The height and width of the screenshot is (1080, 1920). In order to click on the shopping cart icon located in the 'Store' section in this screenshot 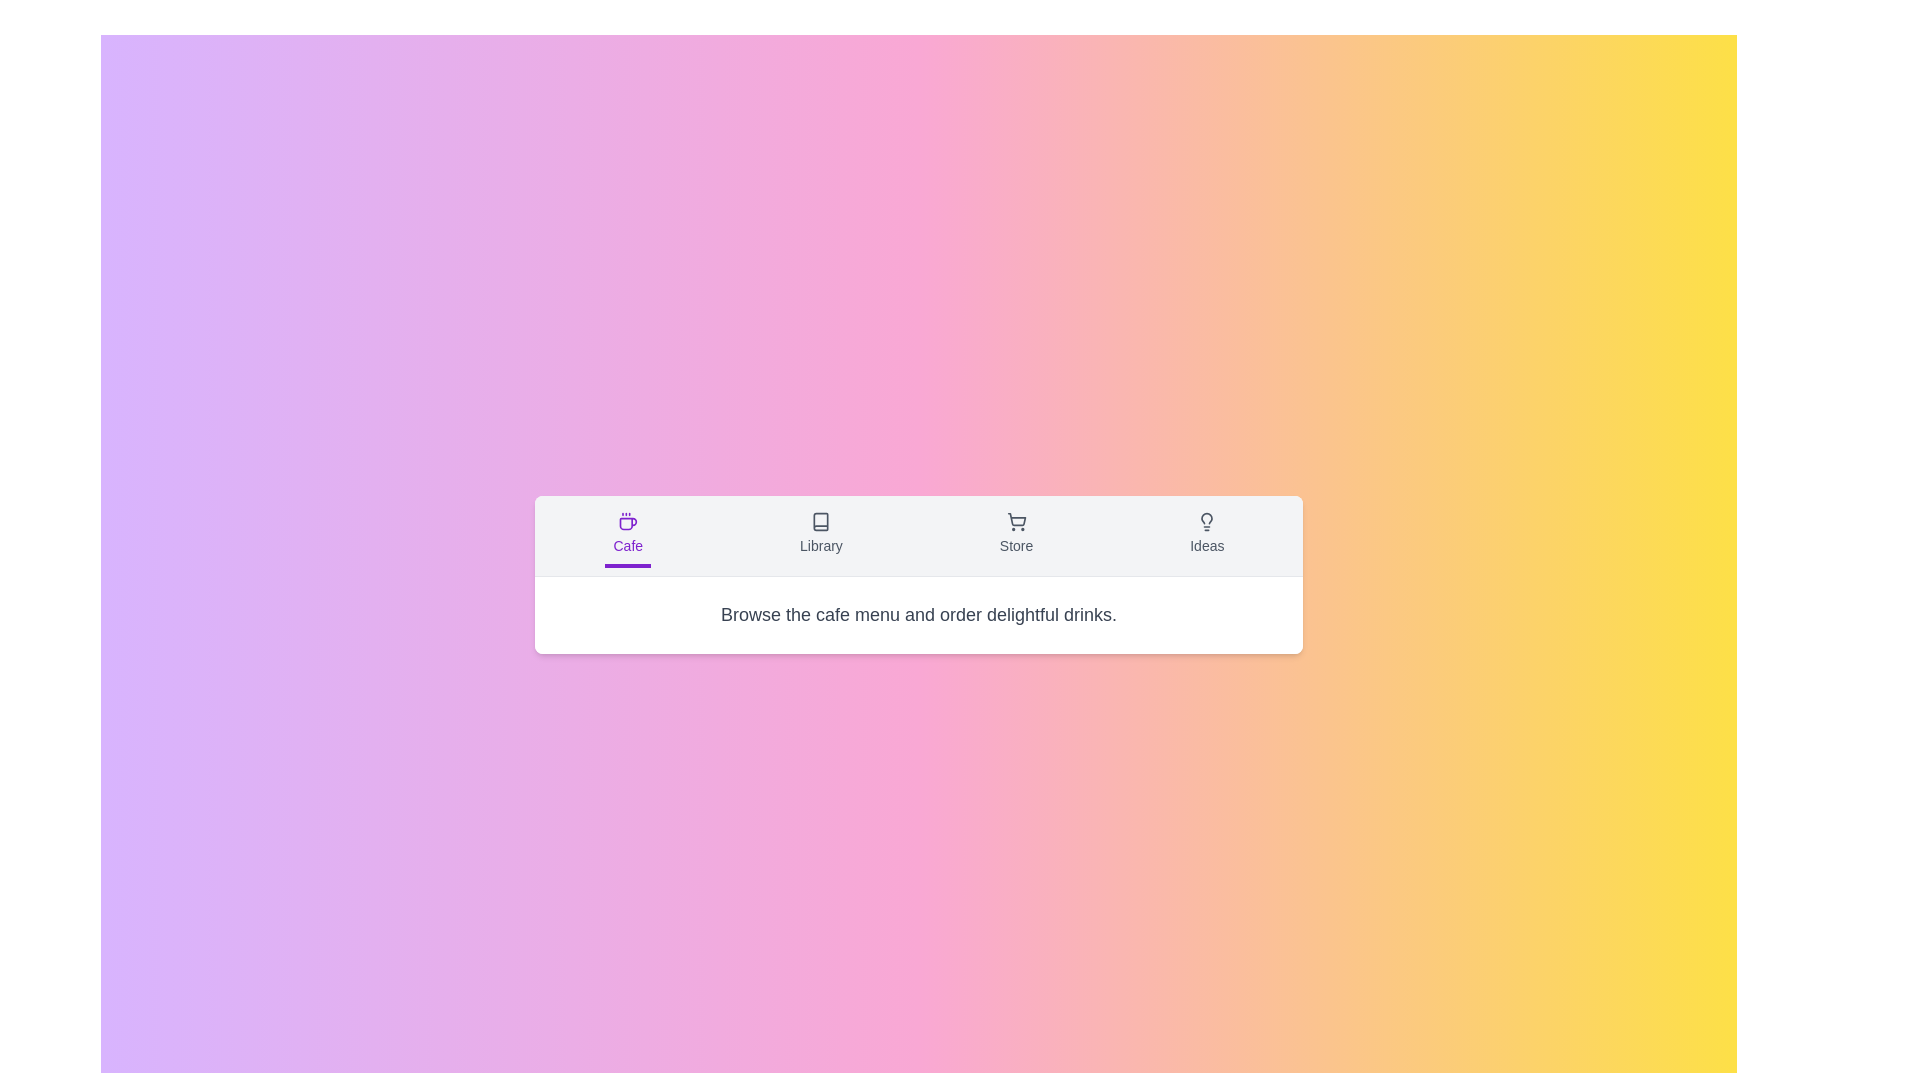, I will do `click(1016, 520)`.